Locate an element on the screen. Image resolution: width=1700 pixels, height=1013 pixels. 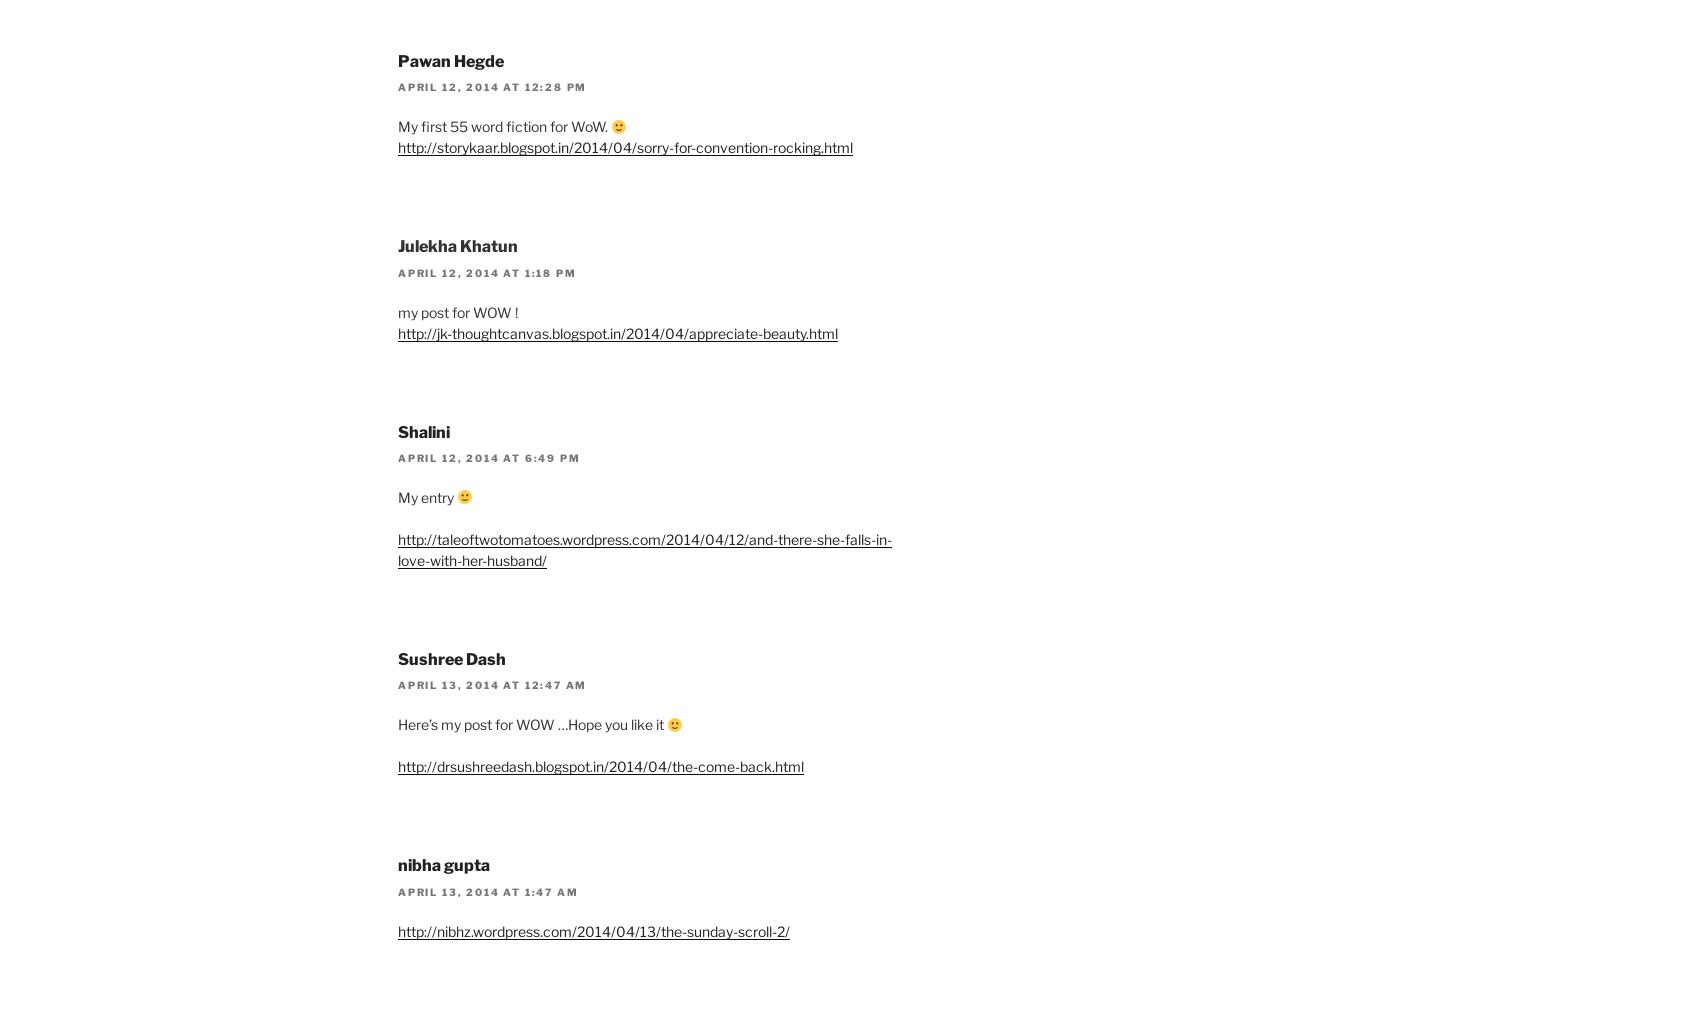
'My entry' is located at coordinates (427, 495).